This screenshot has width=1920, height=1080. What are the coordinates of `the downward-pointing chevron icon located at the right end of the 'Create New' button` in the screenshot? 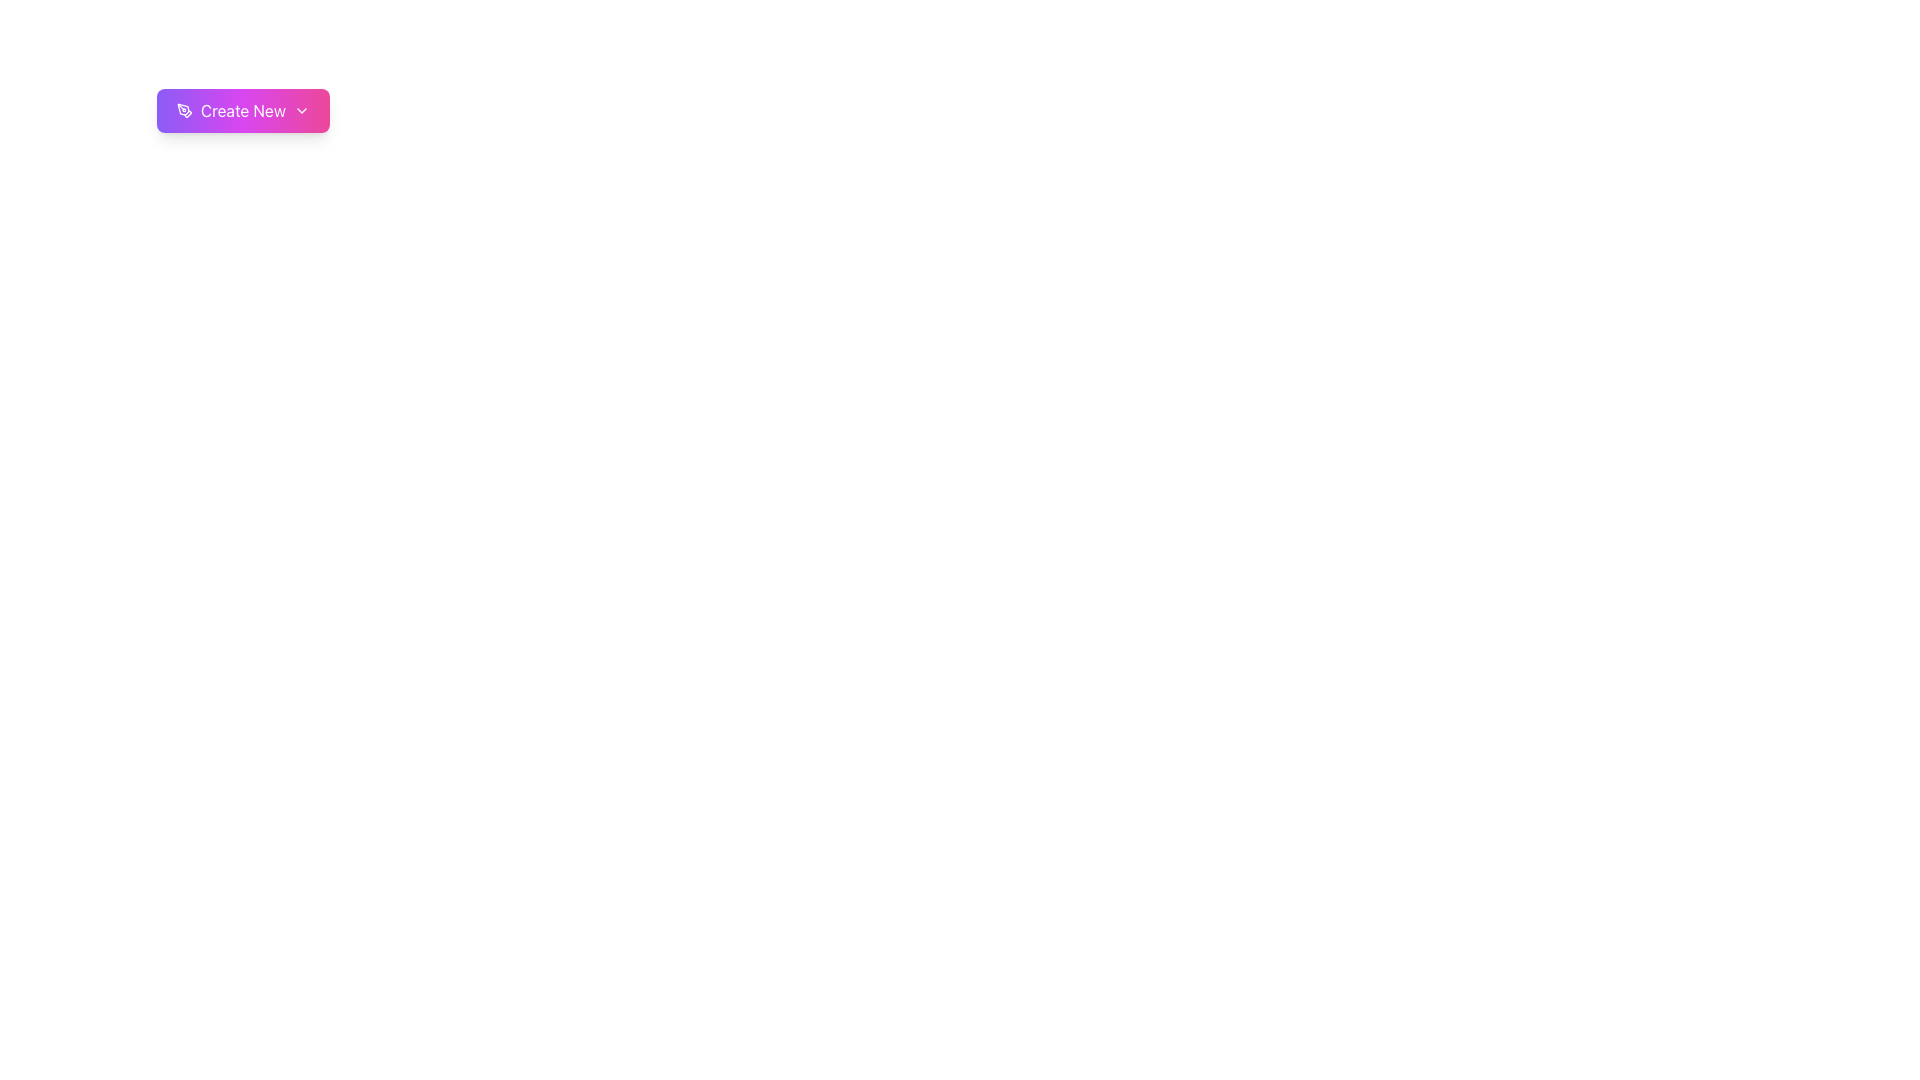 It's located at (300, 111).